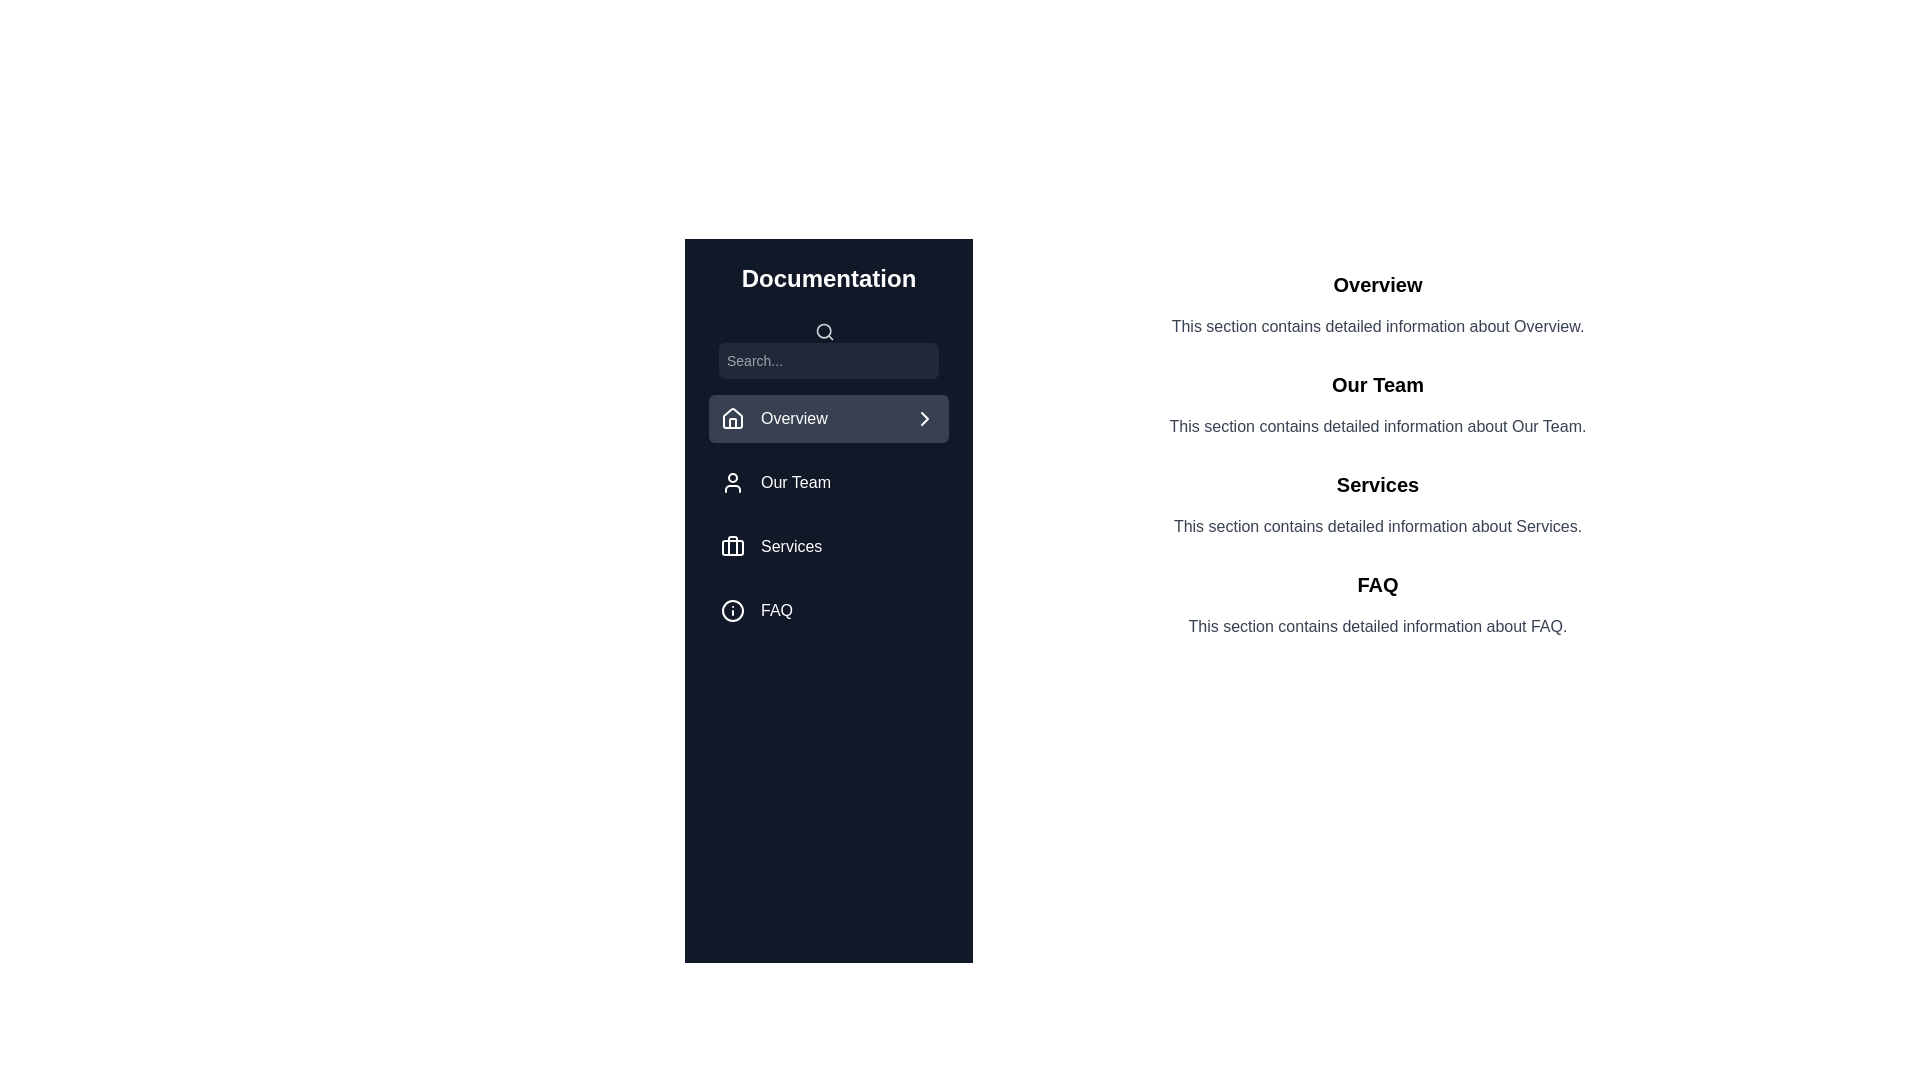  What do you see at coordinates (829, 482) in the screenshot?
I see `the 'Our Team' button in the navigation menu` at bounding box center [829, 482].